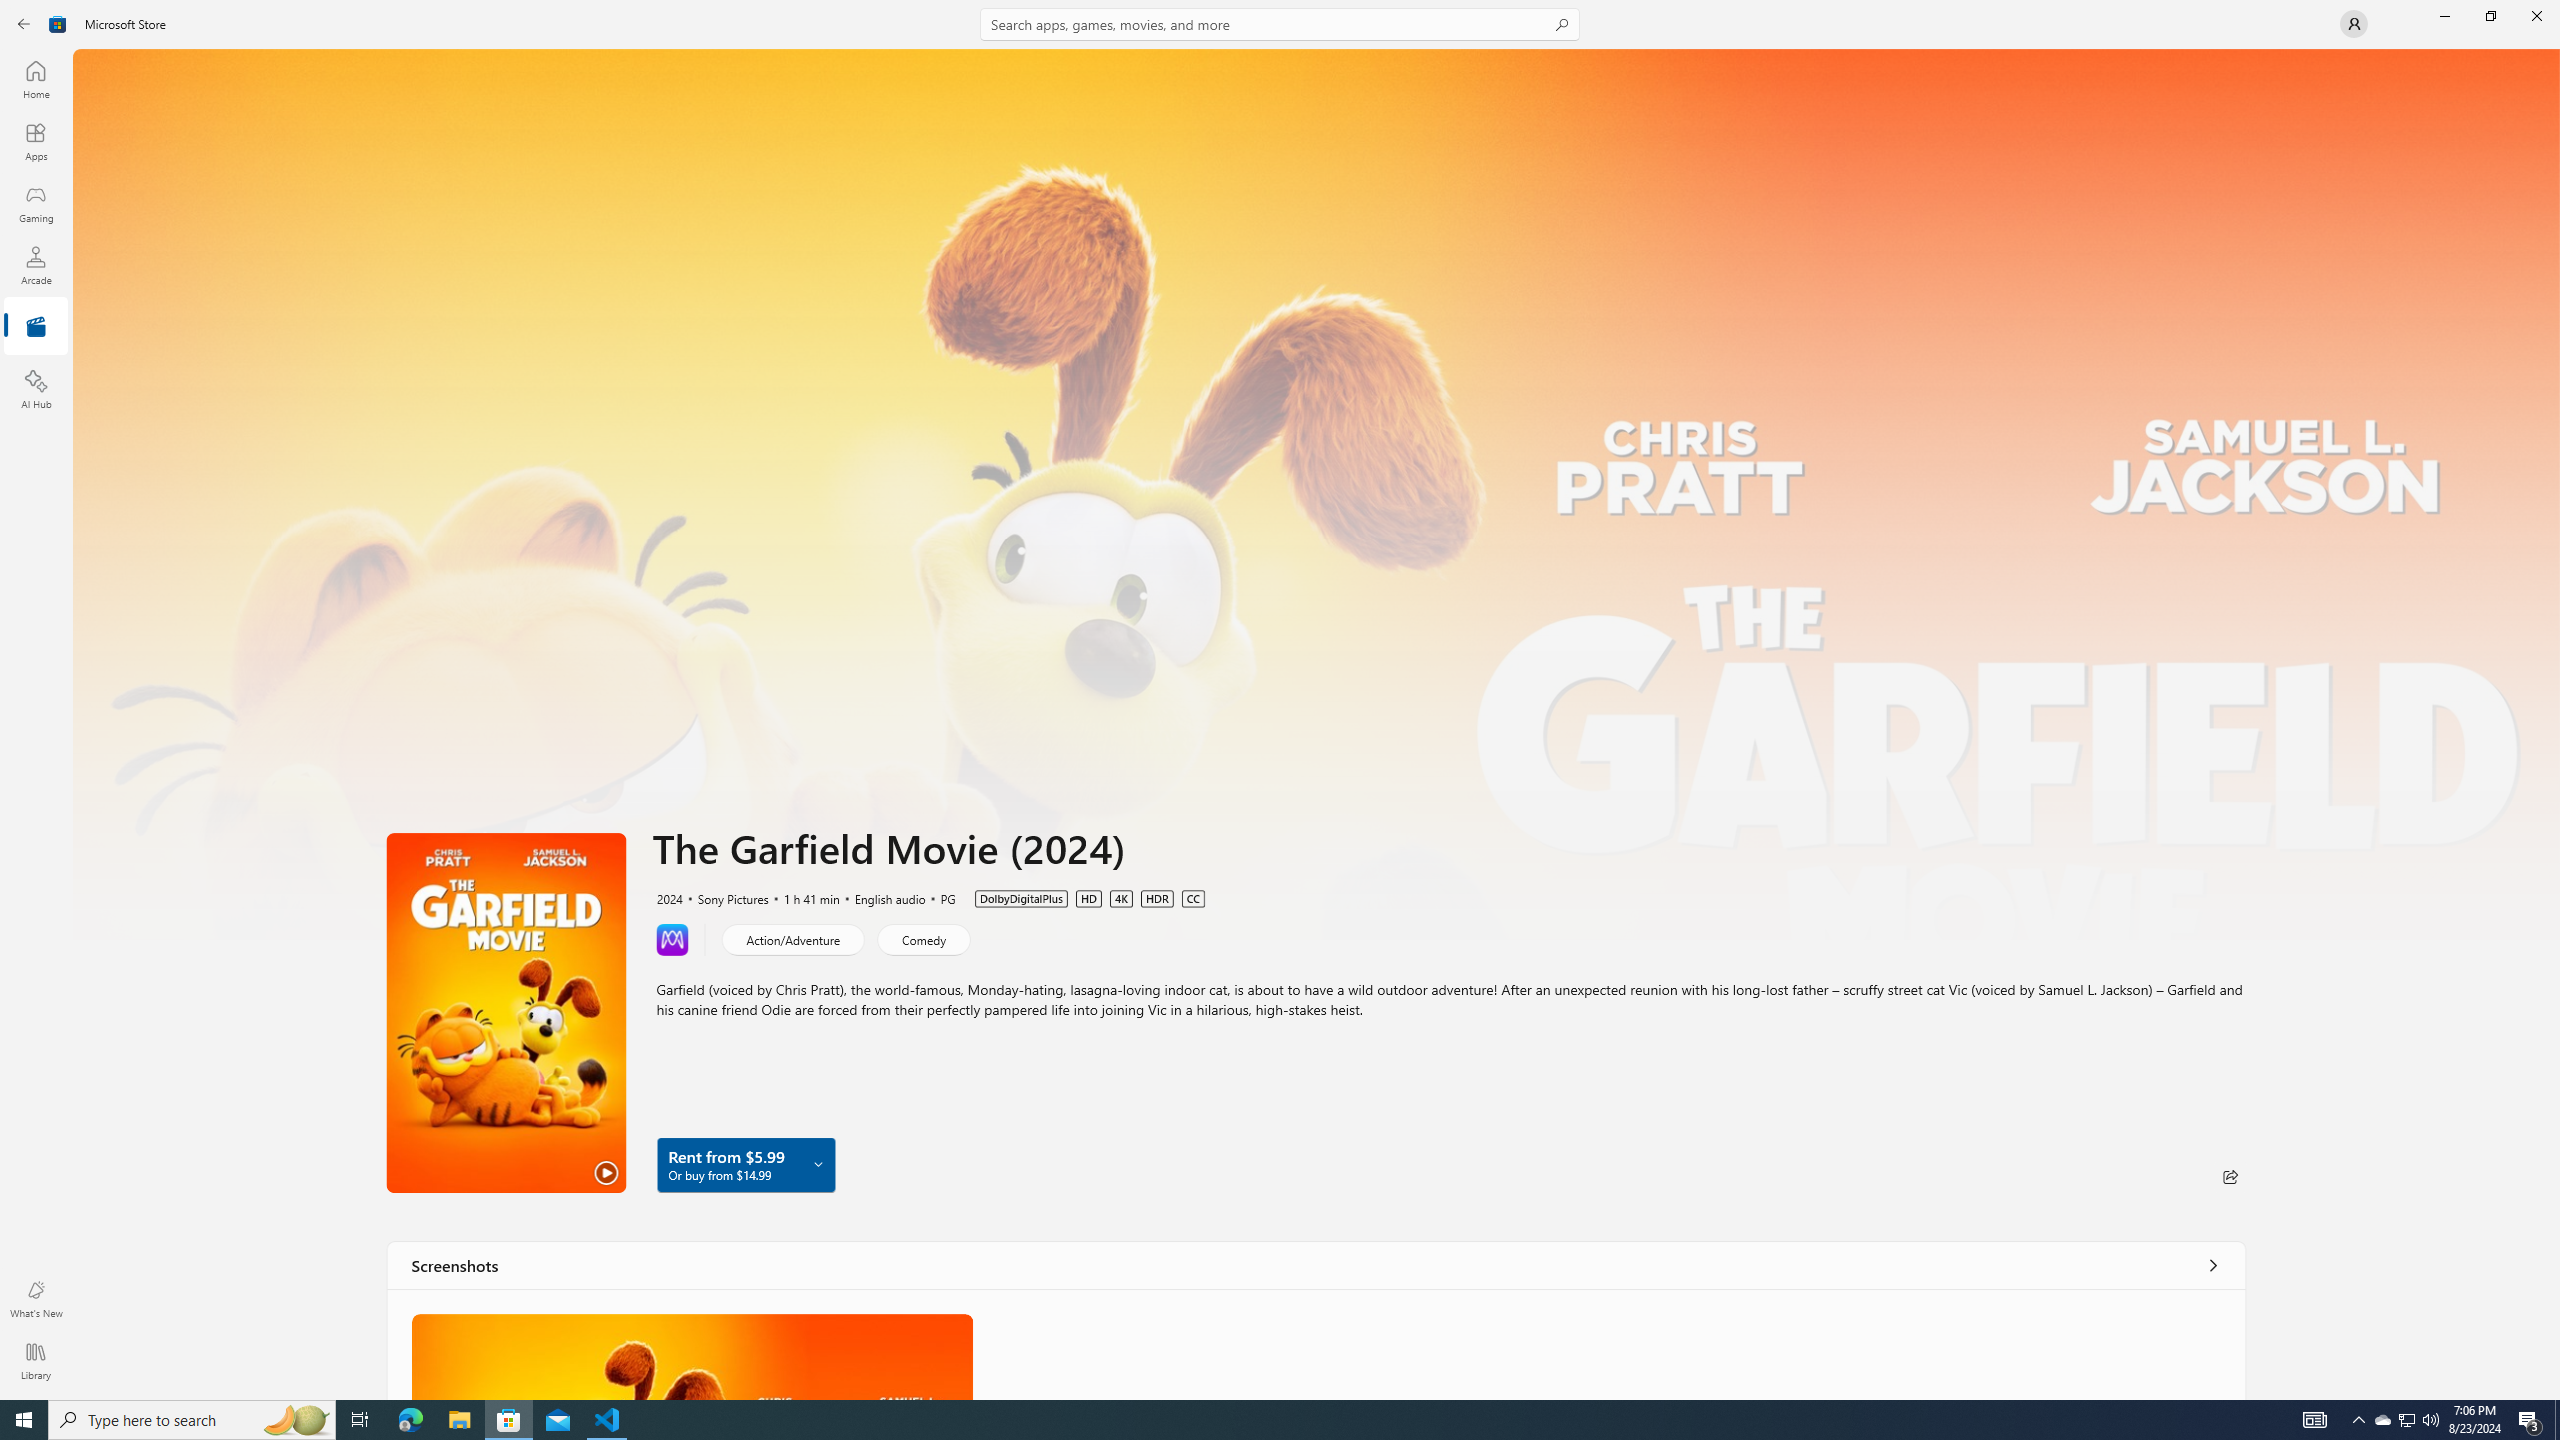 This screenshot has width=2560, height=1440. Describe the element at coordinates (2213, 1264) in the screenshot. I see `'See all'` at that location.